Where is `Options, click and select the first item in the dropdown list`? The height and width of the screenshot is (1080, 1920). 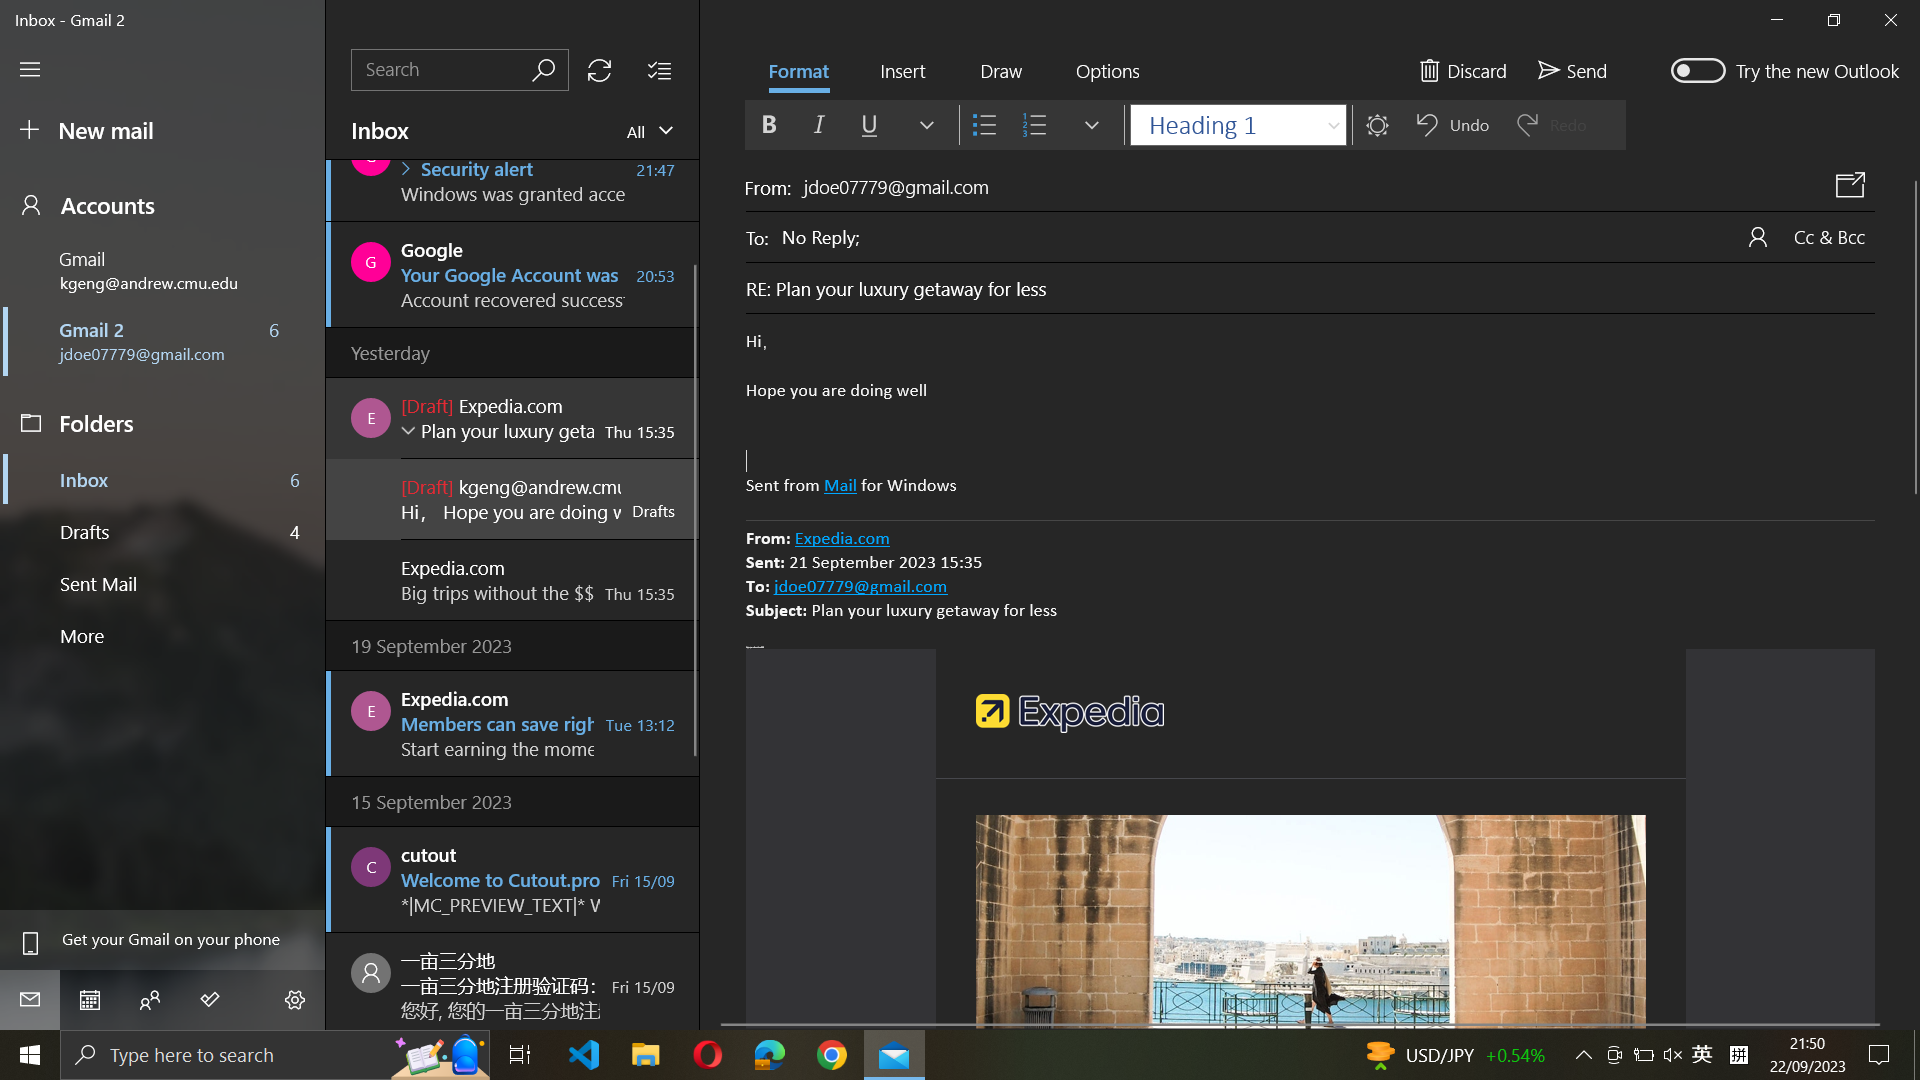
Options, click and select the first item in the dropdown list is located at coordinates (1106, 71).